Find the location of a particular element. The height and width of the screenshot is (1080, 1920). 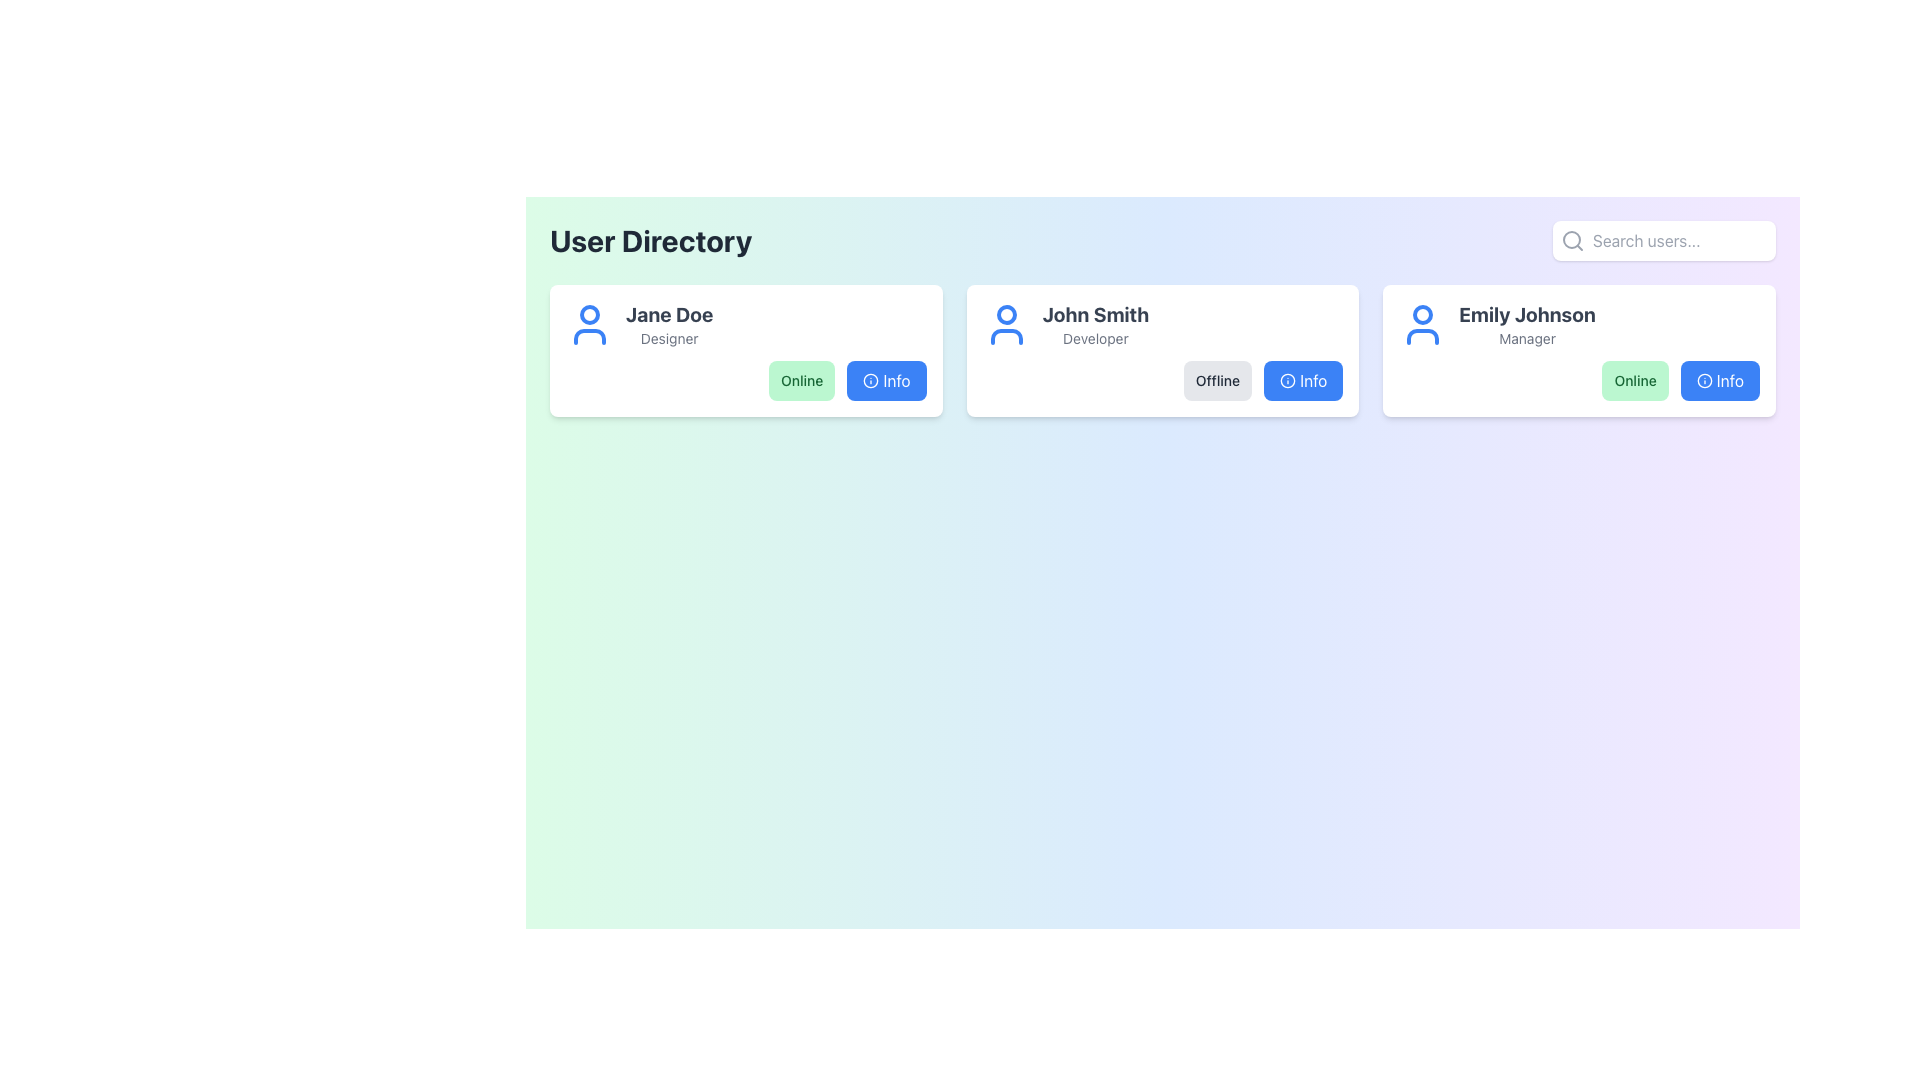

the button providing additional information about the 'John Smith' profile, located to the right of the 'Offline' button in the second card of user profiles is located at coordinates (1303, 381).